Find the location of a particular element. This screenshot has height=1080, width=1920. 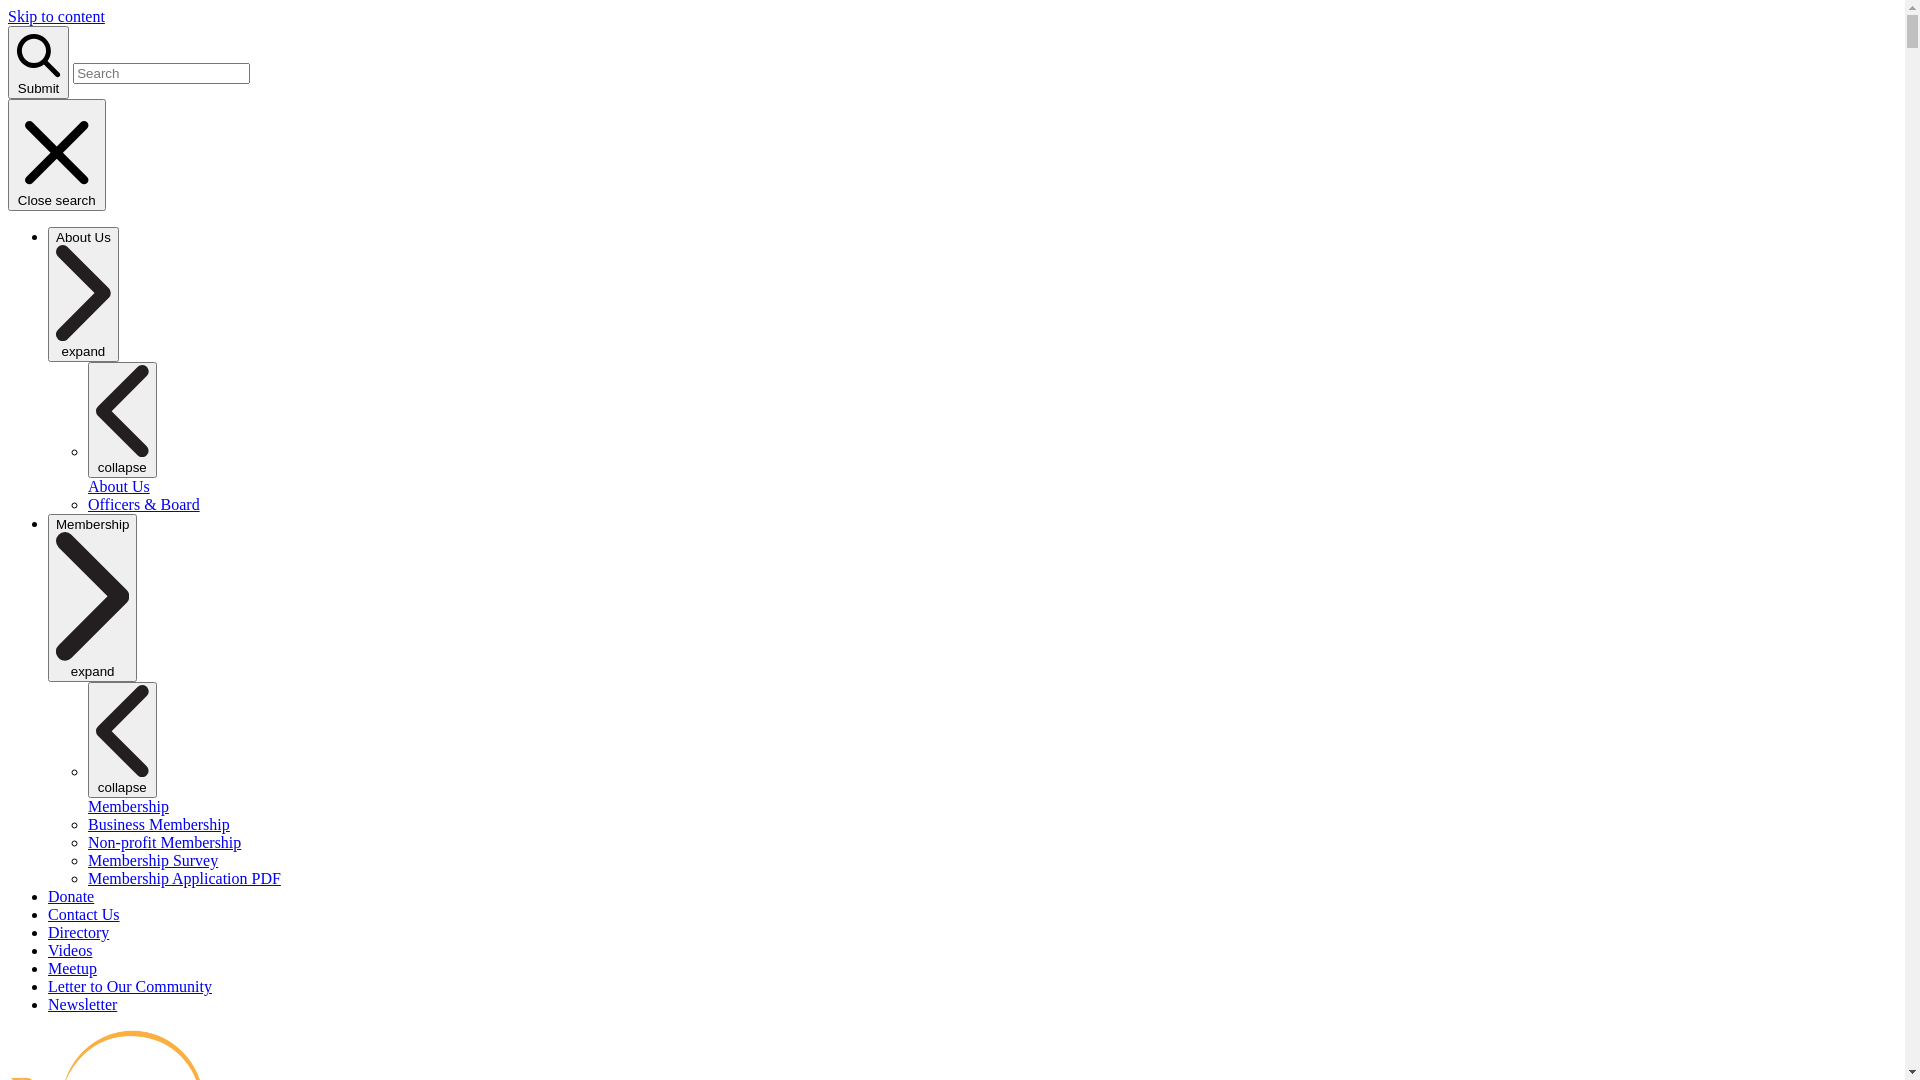

'Membership Application PDF' is located at coordinates (184, 877).